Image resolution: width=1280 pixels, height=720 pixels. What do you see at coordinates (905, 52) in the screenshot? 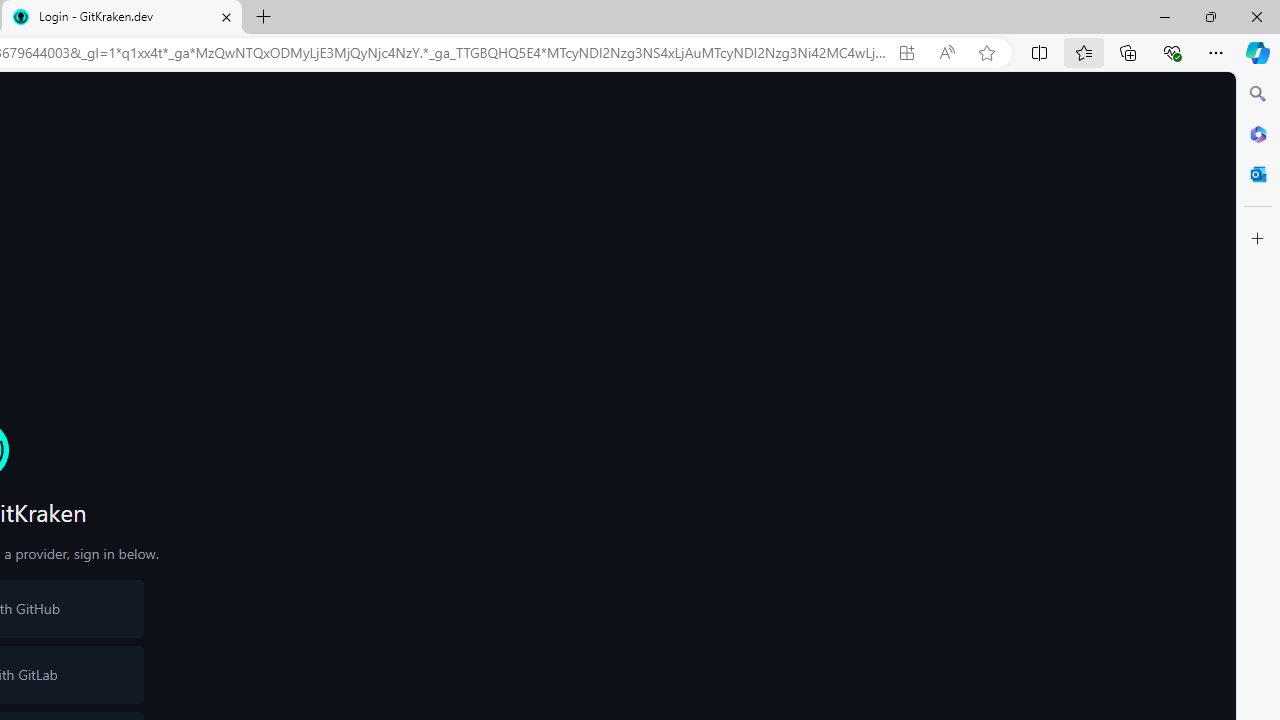
I see `'App available. Install GitKraken.dev'` at bounding box center [905, 52].